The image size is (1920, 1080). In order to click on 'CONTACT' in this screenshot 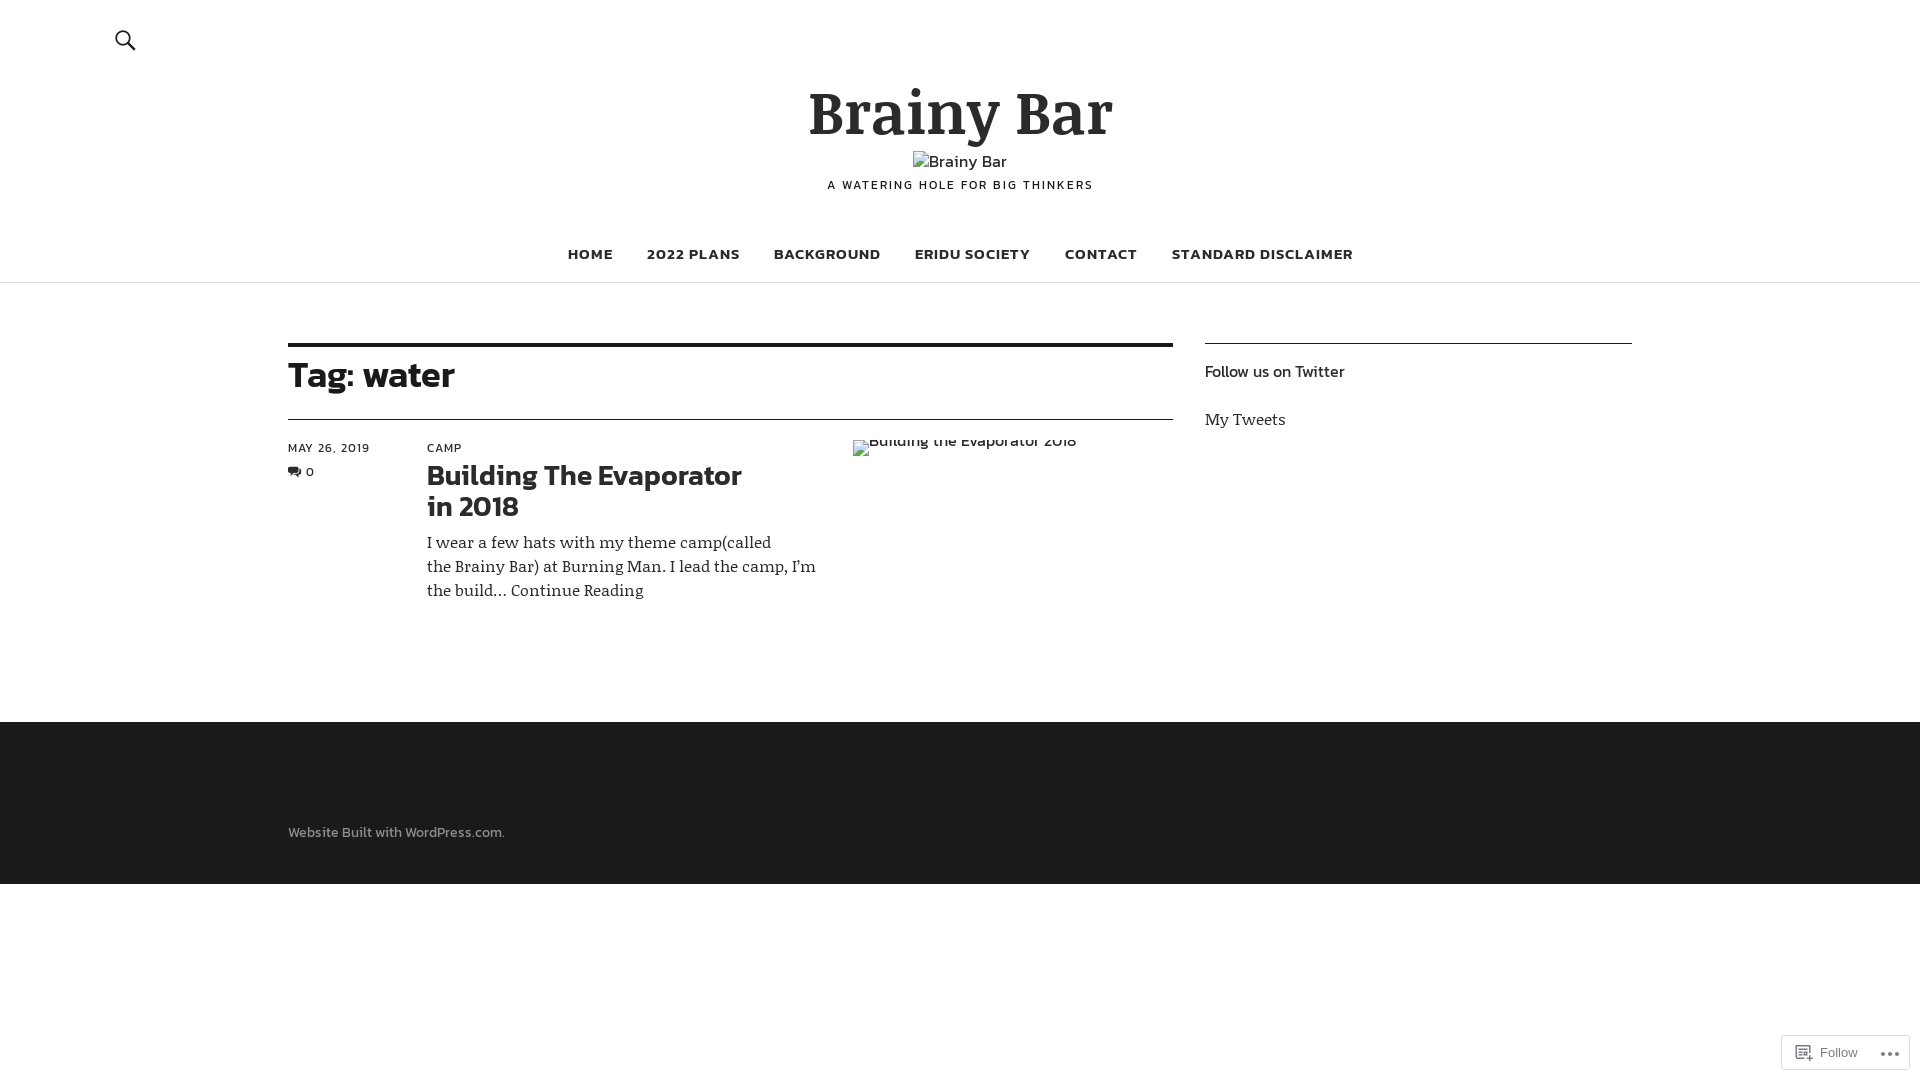, I will do `click(1099, 252)`.